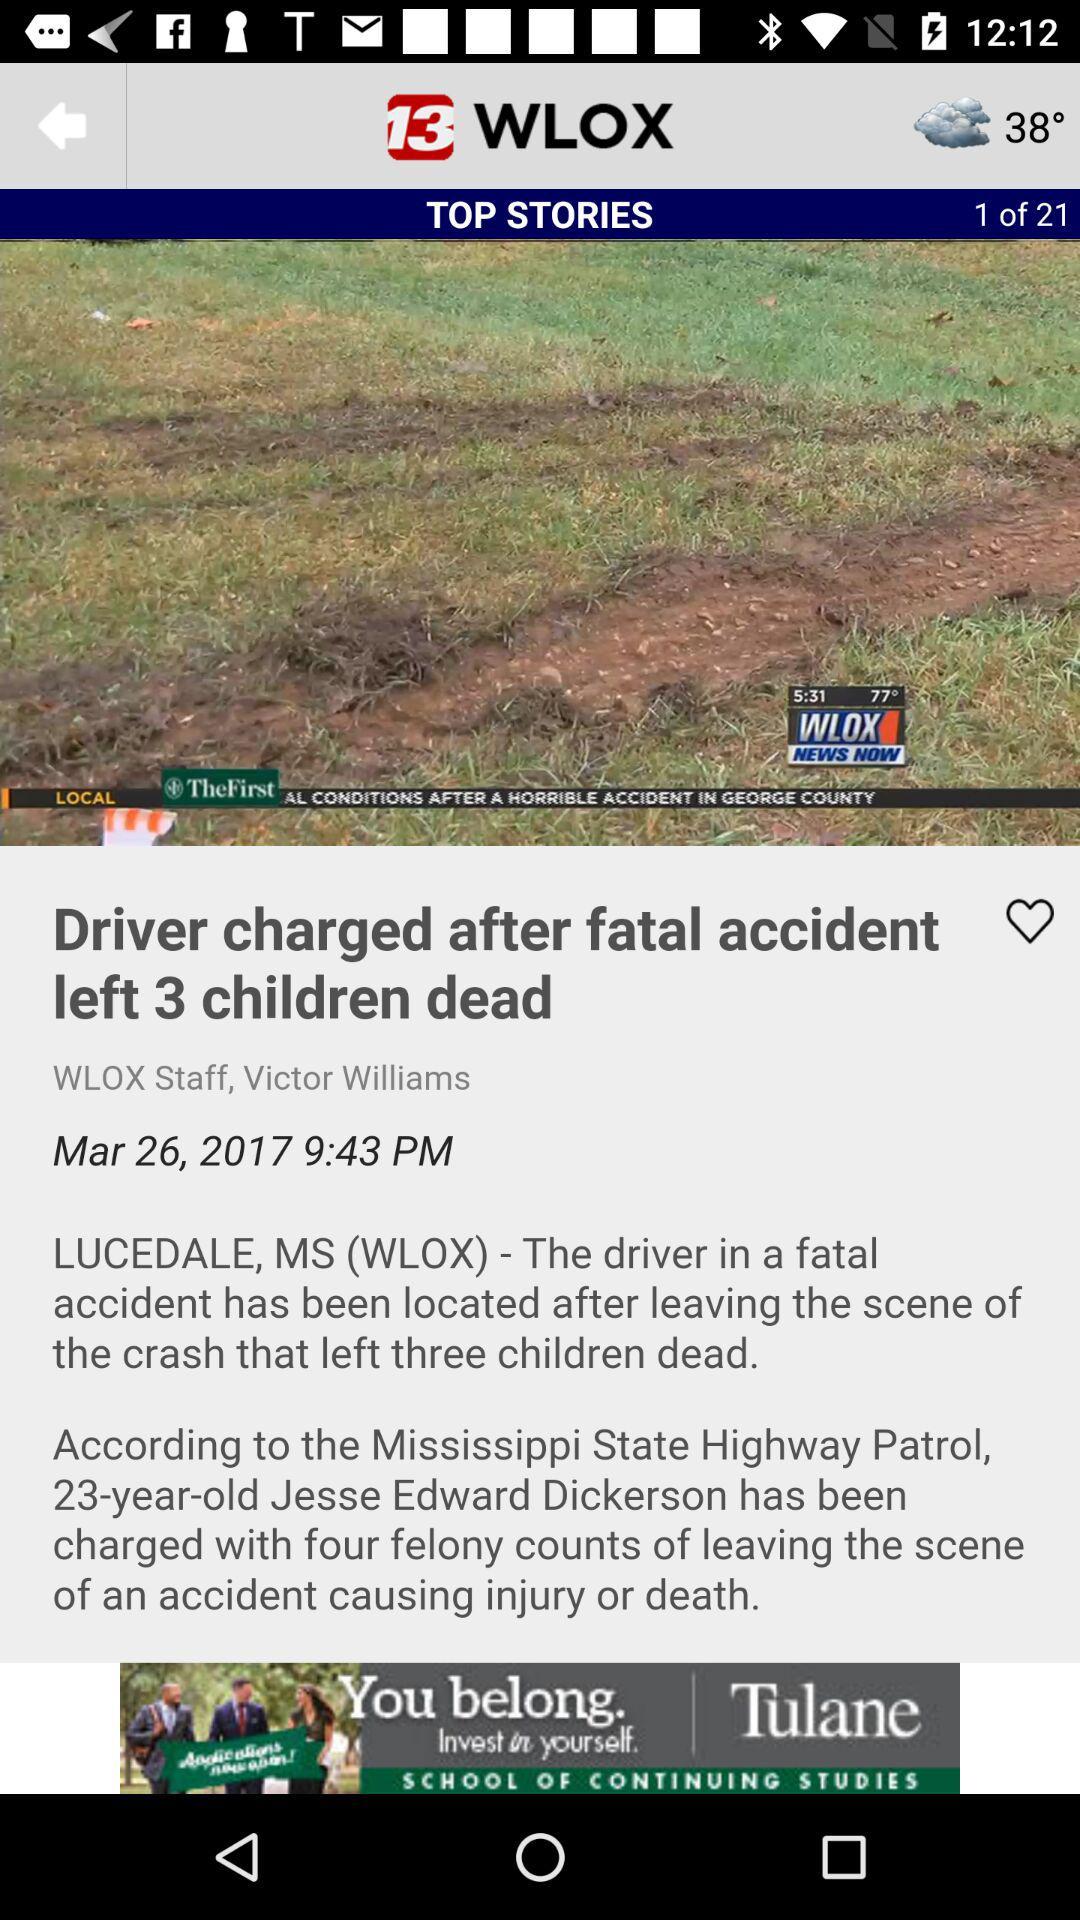 The height and width of the screenshot is (1920, 1080). Describe the element at coordinates (1017, 920) in the screenshot. I see `to add favorite` at that location.